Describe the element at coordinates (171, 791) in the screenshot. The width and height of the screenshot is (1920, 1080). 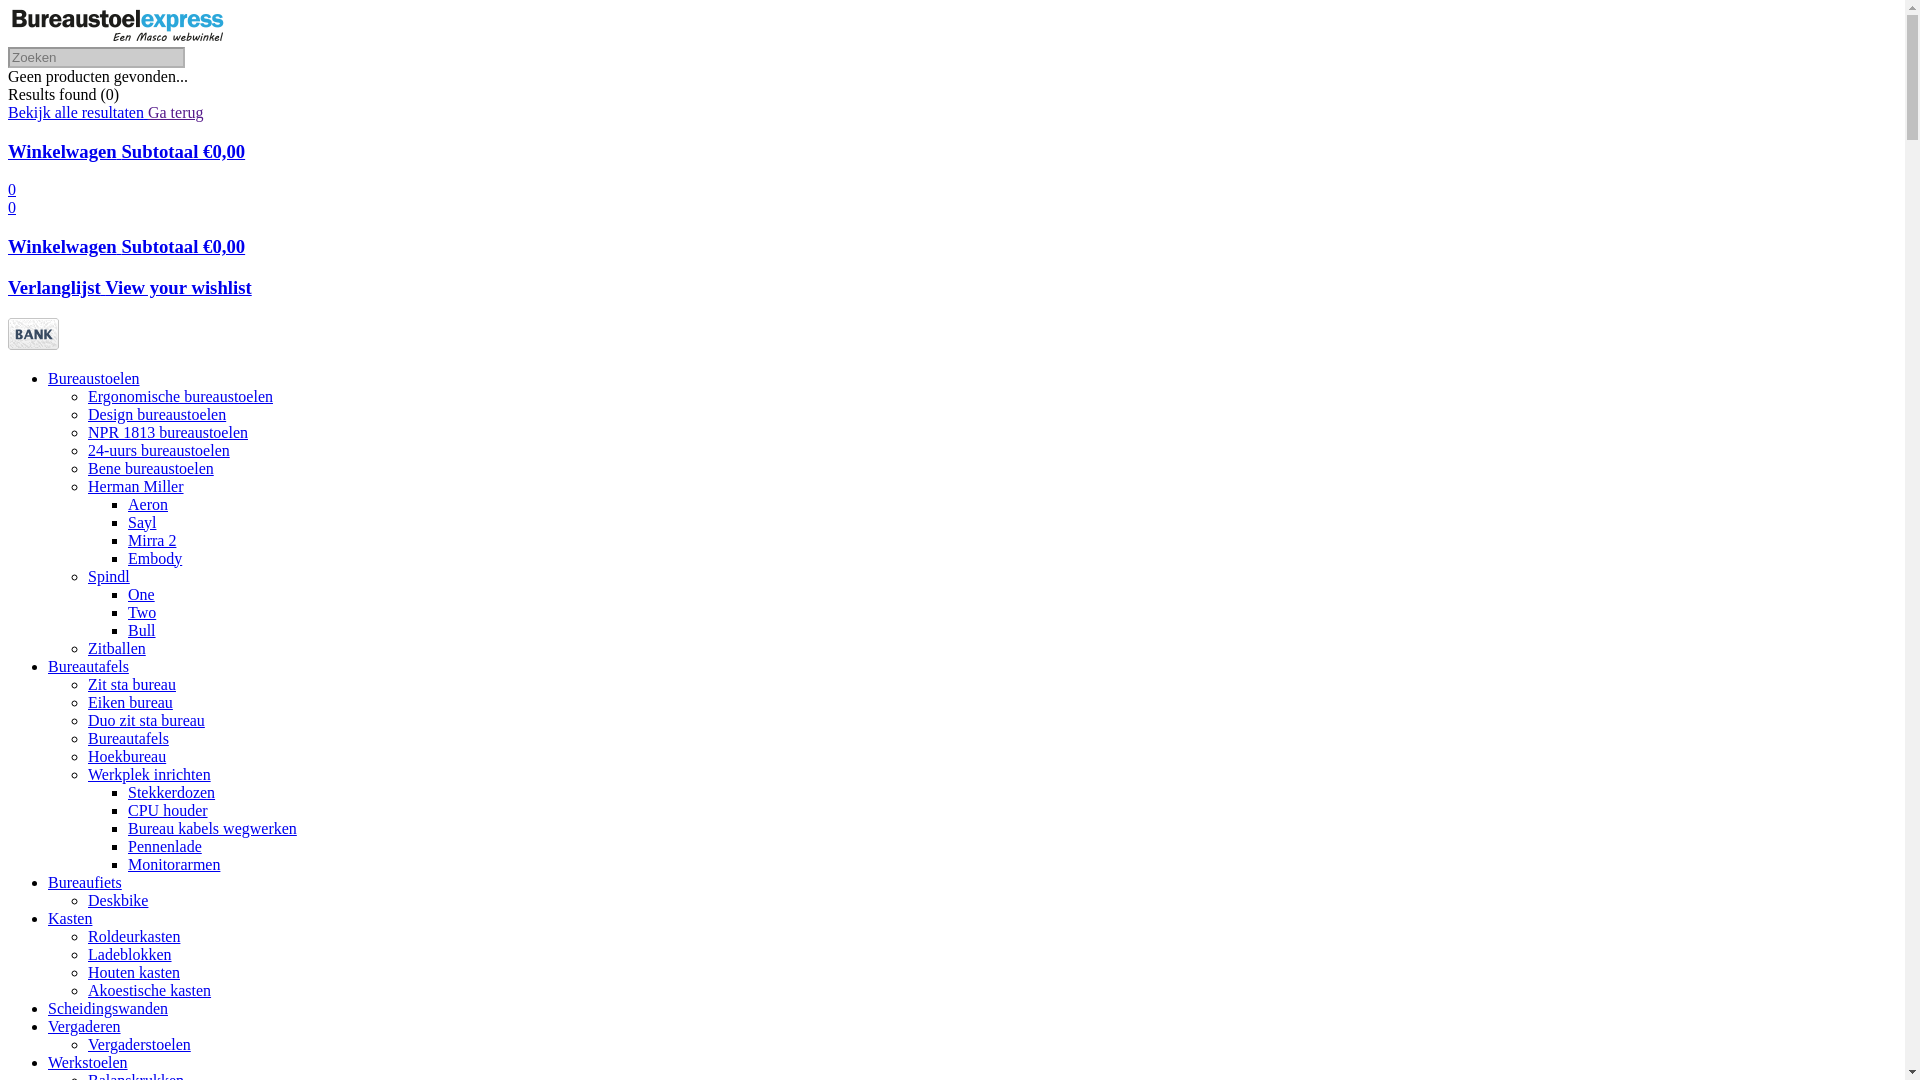
I see `'Stekkerdozen'` at that location.